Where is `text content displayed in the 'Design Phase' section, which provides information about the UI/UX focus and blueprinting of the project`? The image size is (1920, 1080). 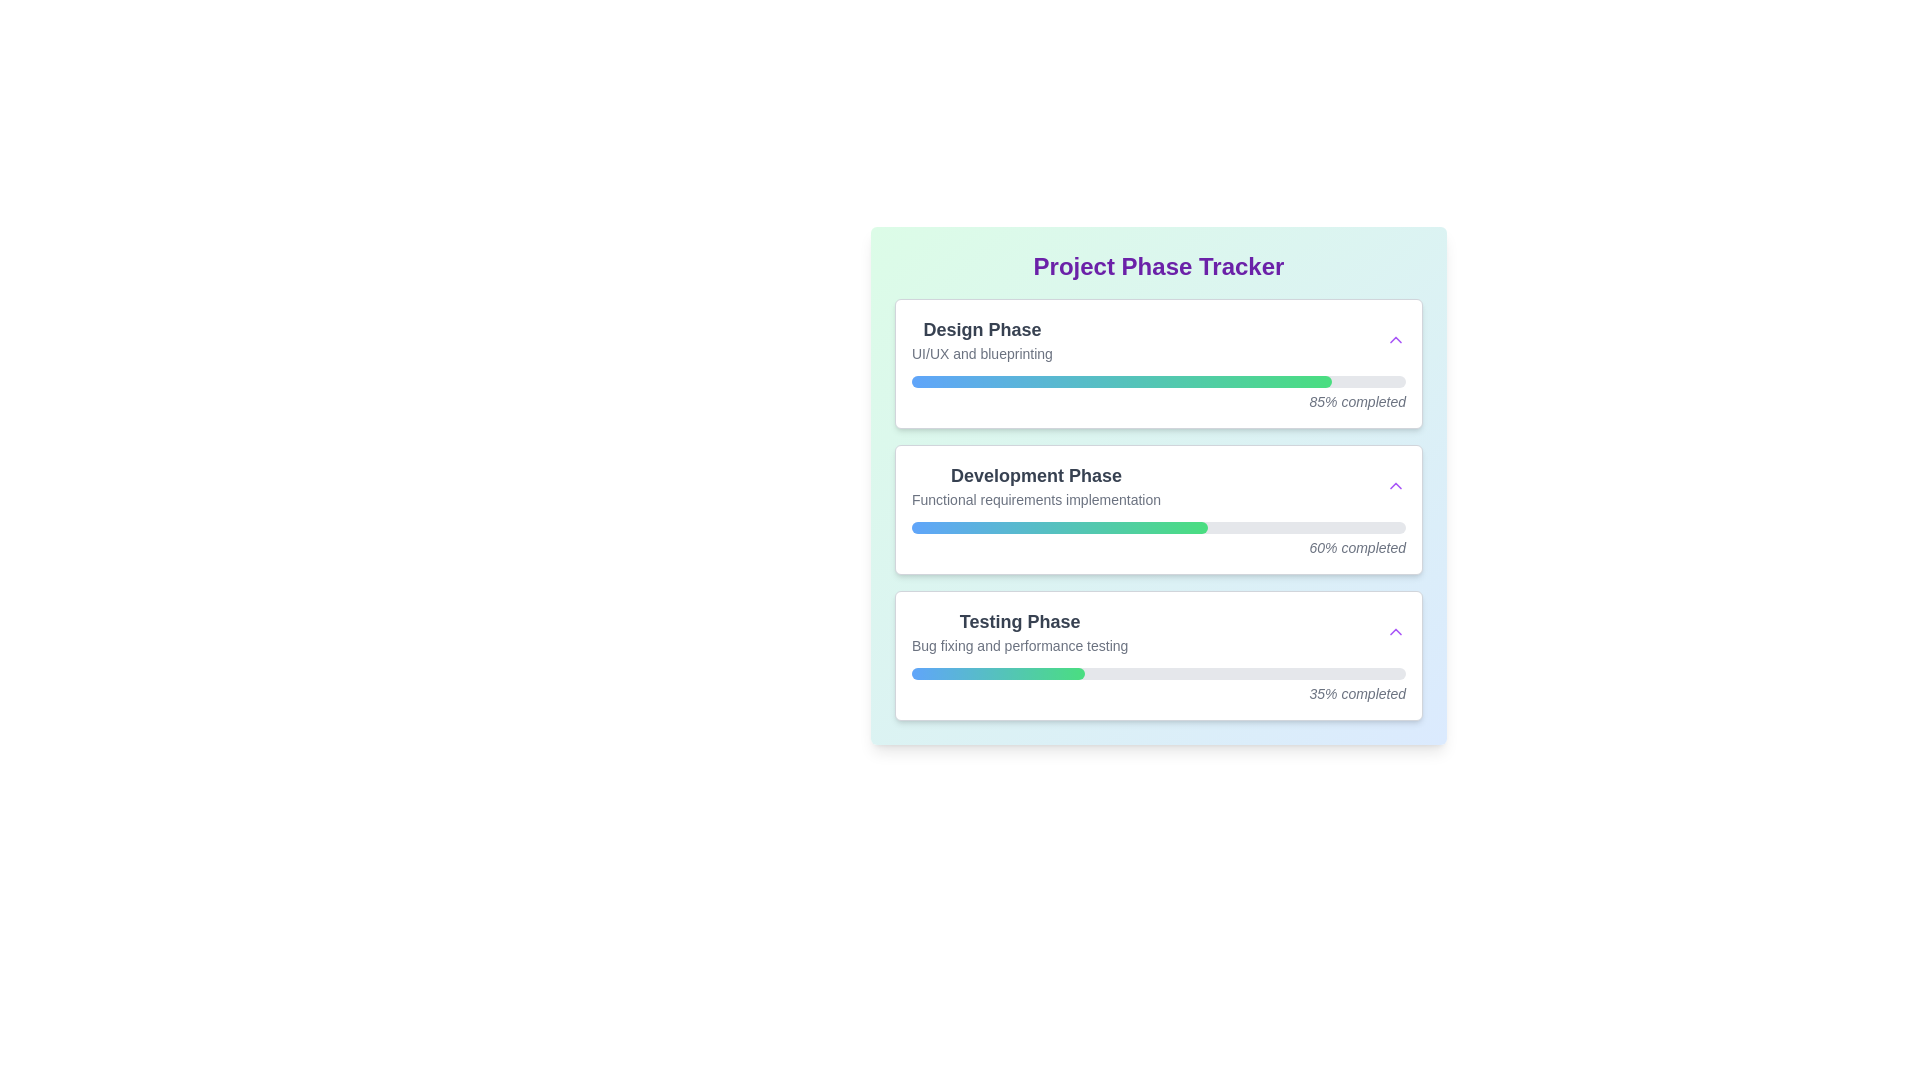
text content displayed in the 'Design Phase' section, which provides information about the UI/UX focus and blueprinting of the project is located at coordinates (982, 338).